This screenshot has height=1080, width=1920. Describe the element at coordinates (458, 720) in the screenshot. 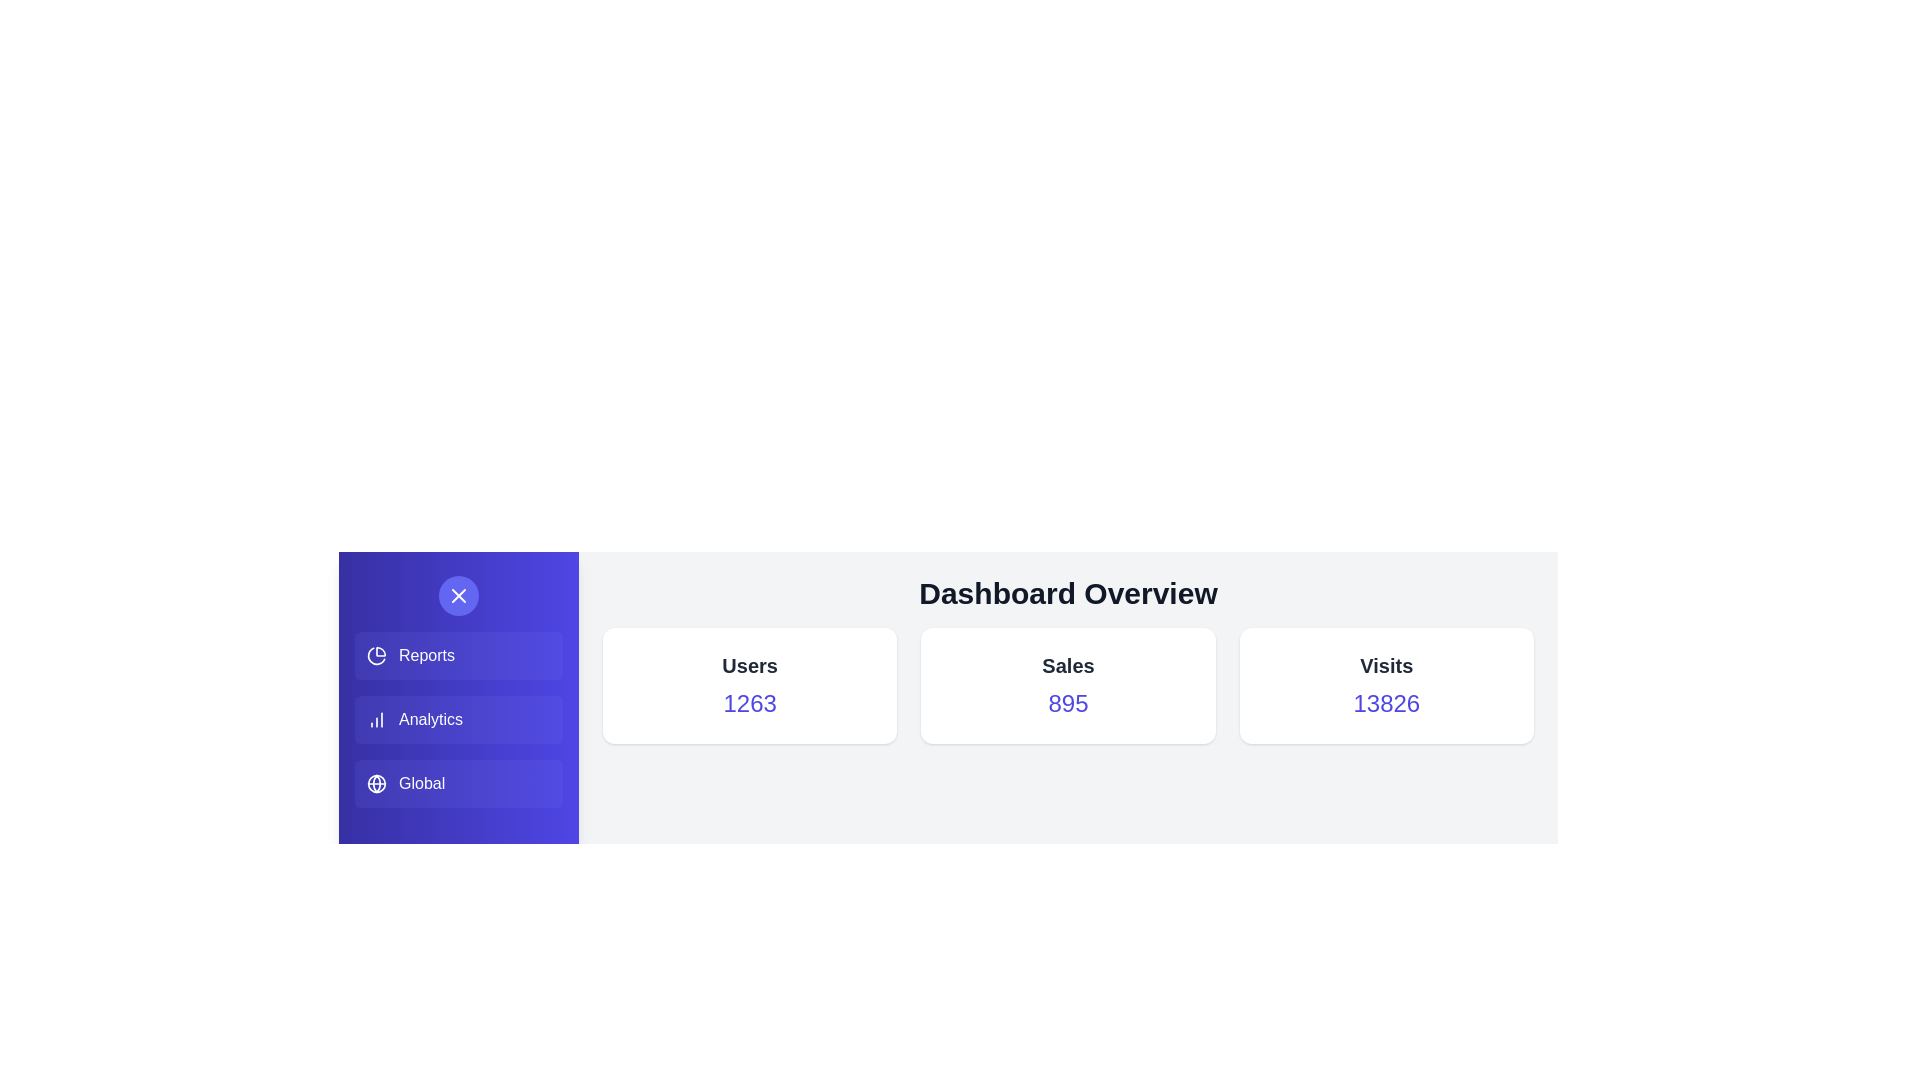

I see `the Analytics button in the side menu` at that location.